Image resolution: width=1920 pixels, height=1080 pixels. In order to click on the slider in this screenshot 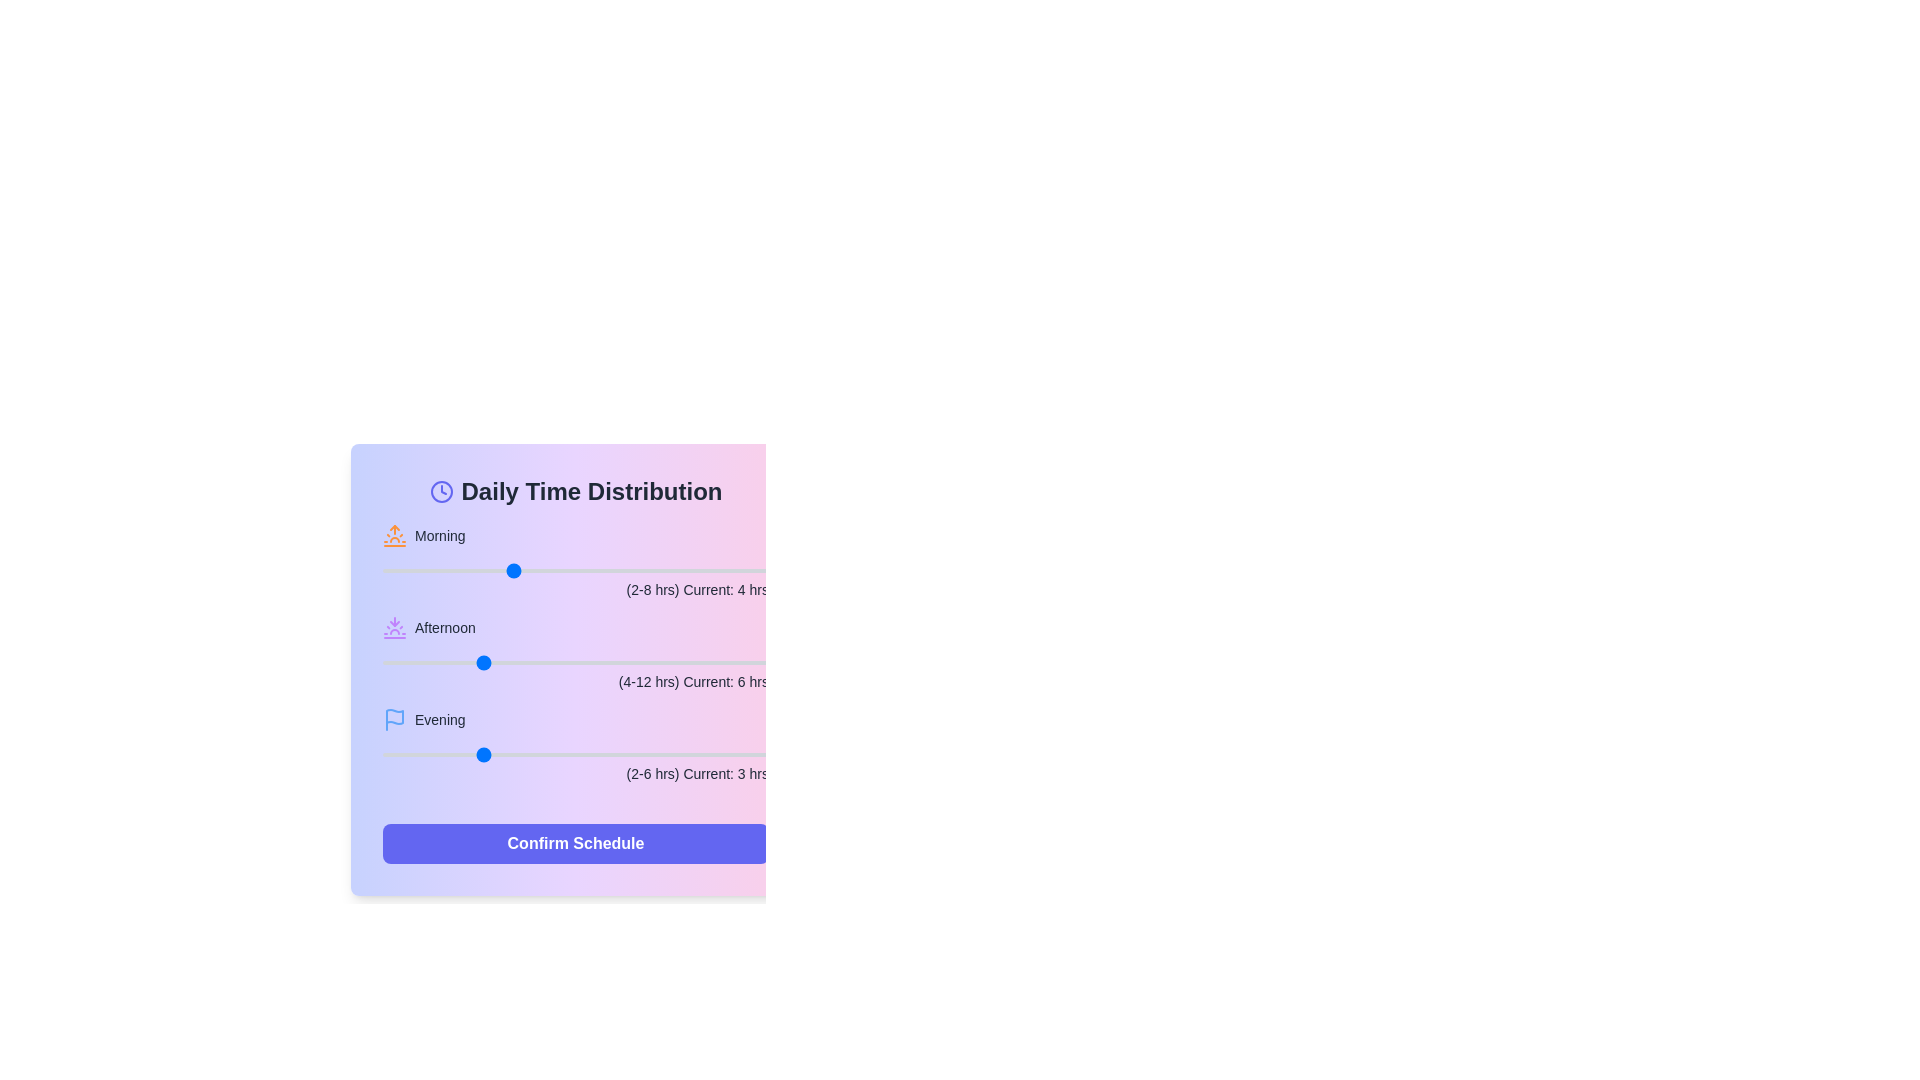, I will do `click(478, 755)`.